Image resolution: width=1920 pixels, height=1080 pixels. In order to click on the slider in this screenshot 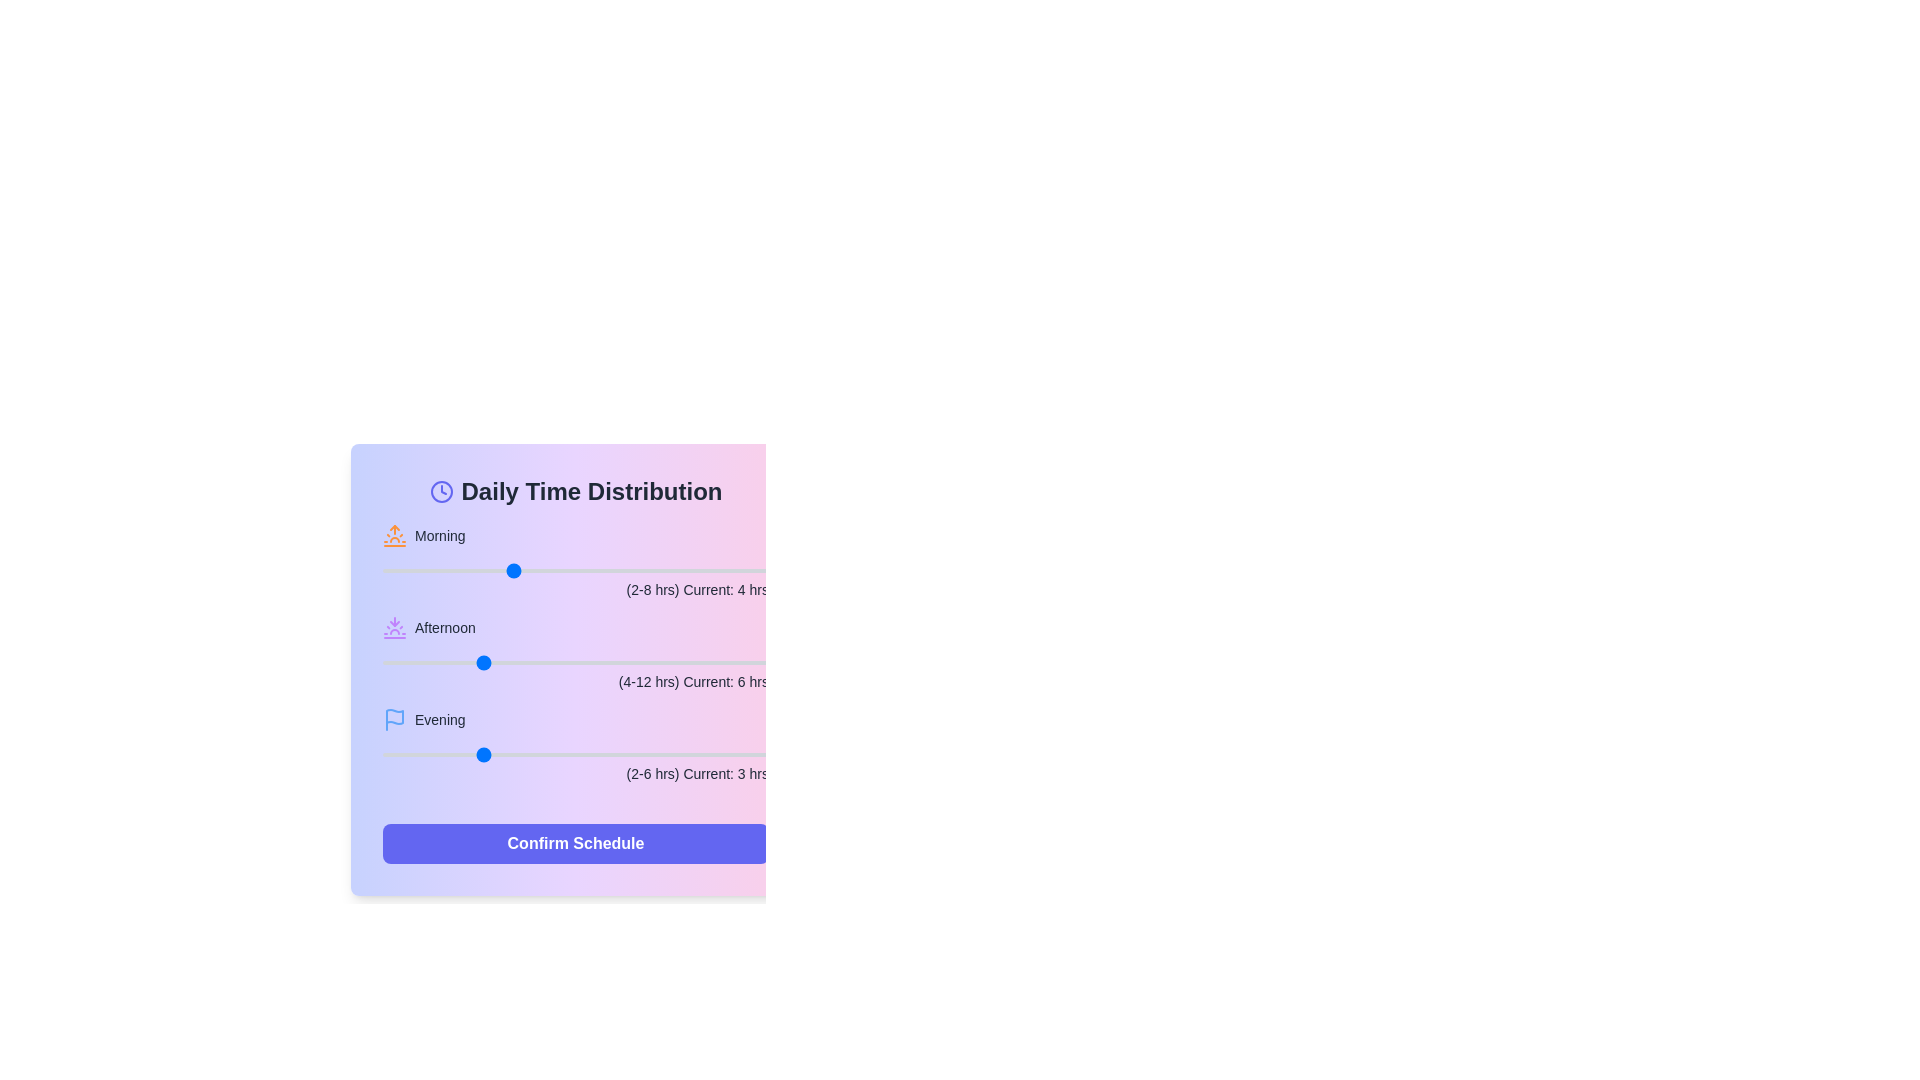, I will do `click(478, 755)`.